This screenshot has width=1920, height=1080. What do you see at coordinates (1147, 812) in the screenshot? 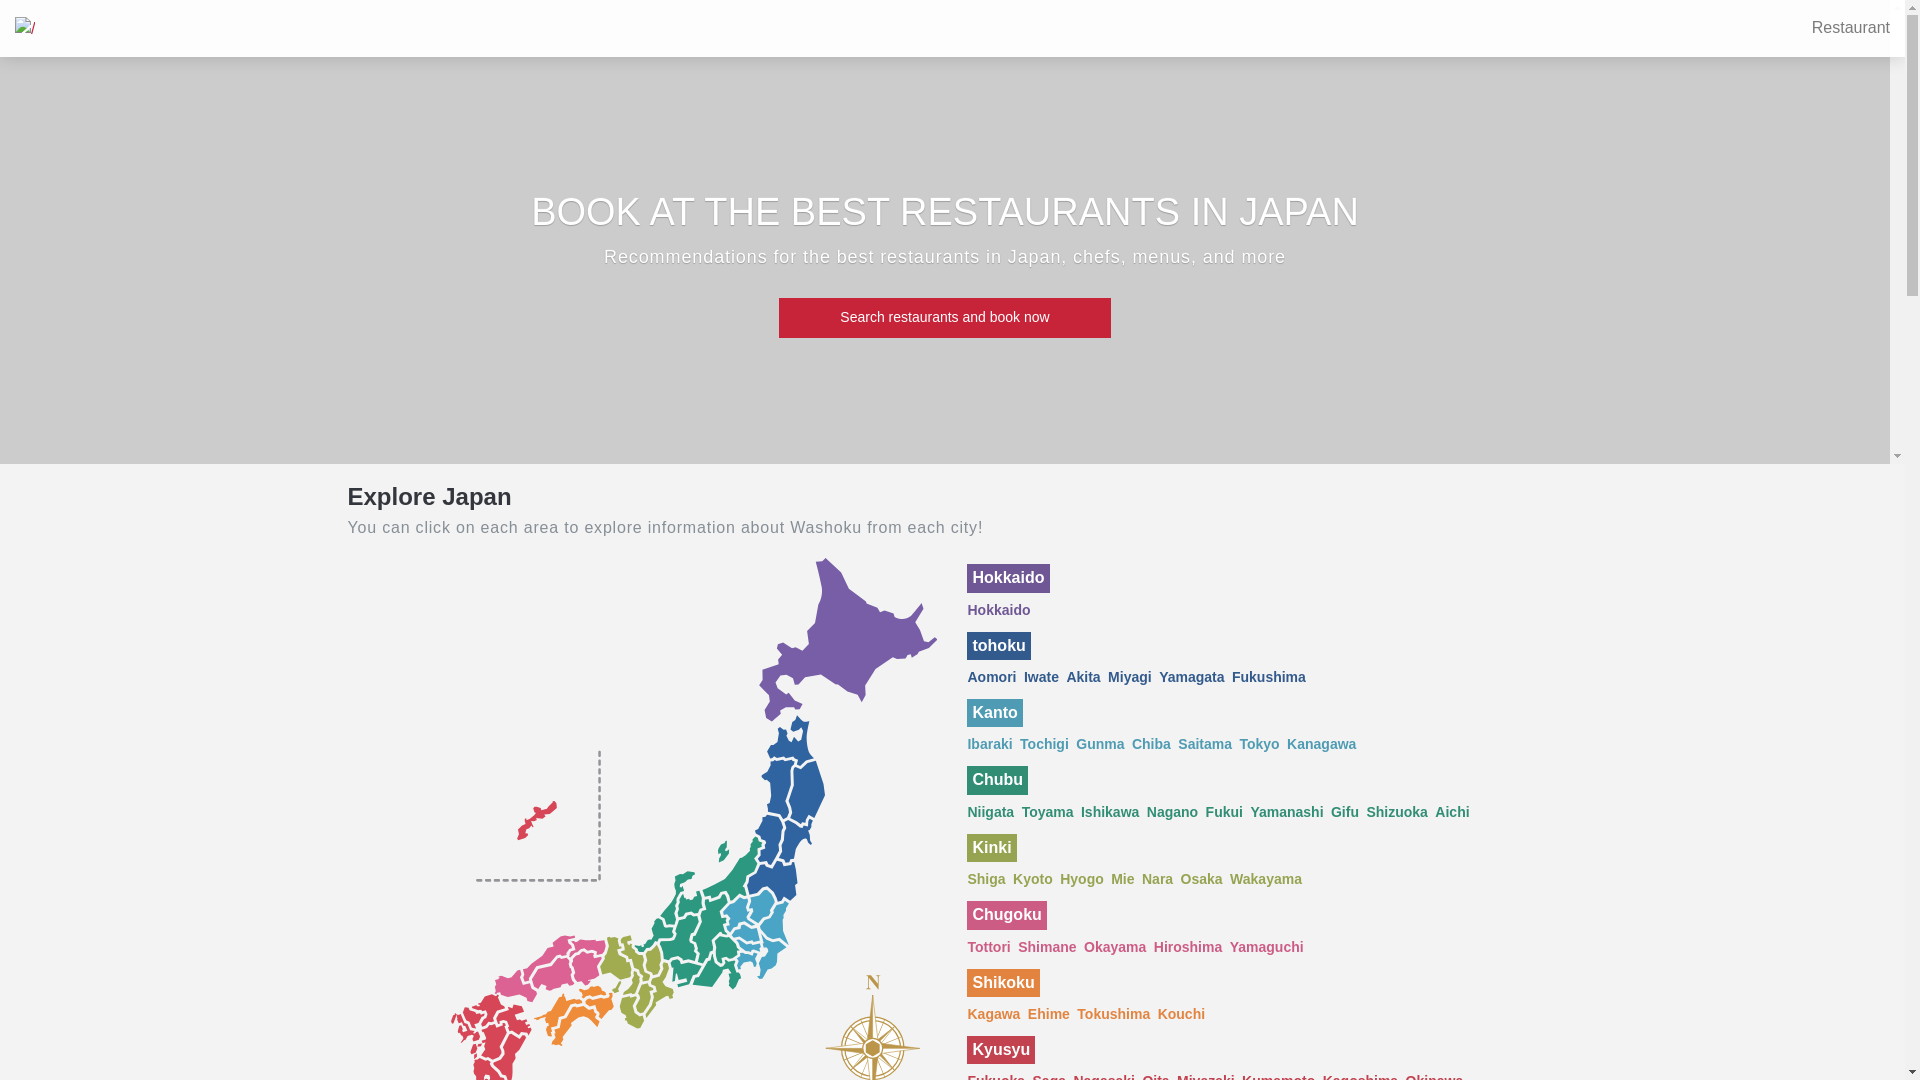
I see `'Nagano'` at bounding box center [1147, 812].